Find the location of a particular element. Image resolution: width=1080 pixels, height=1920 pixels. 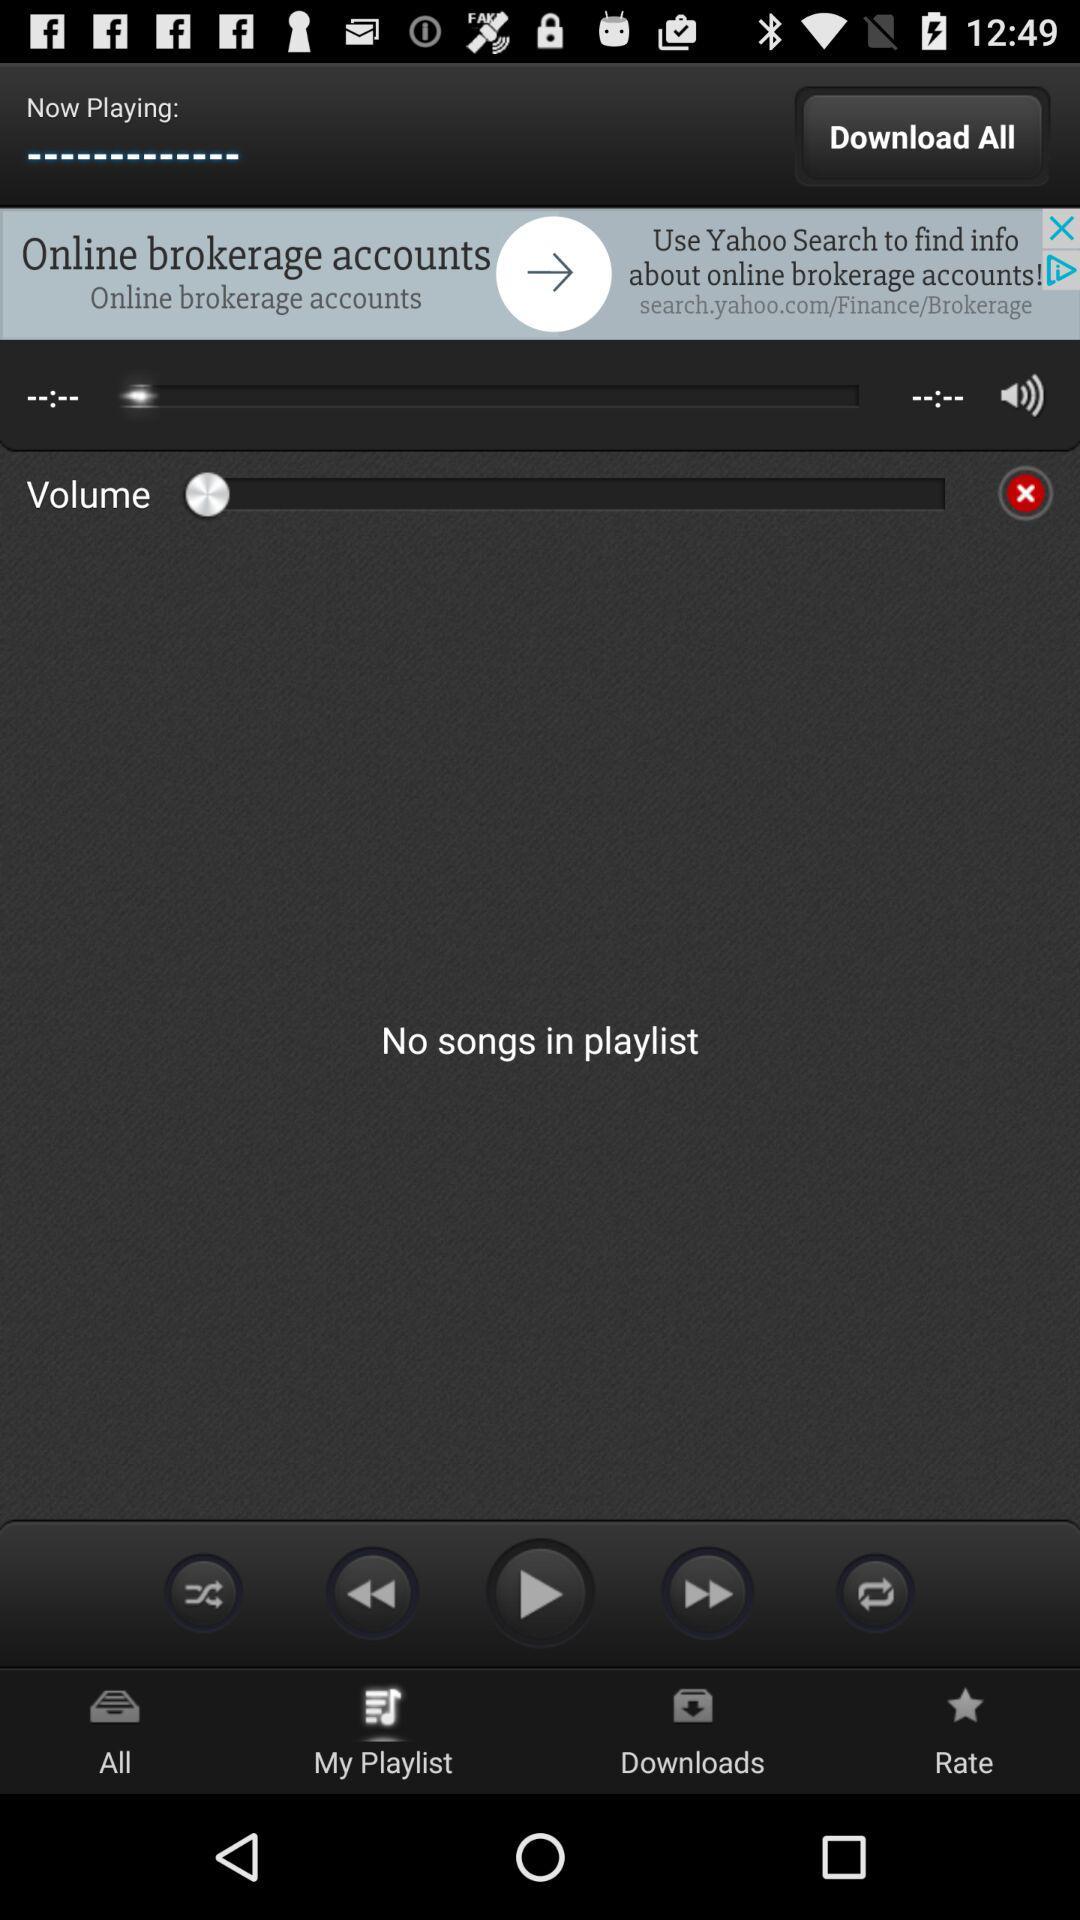

volume is located at coordinates (1022, 395).